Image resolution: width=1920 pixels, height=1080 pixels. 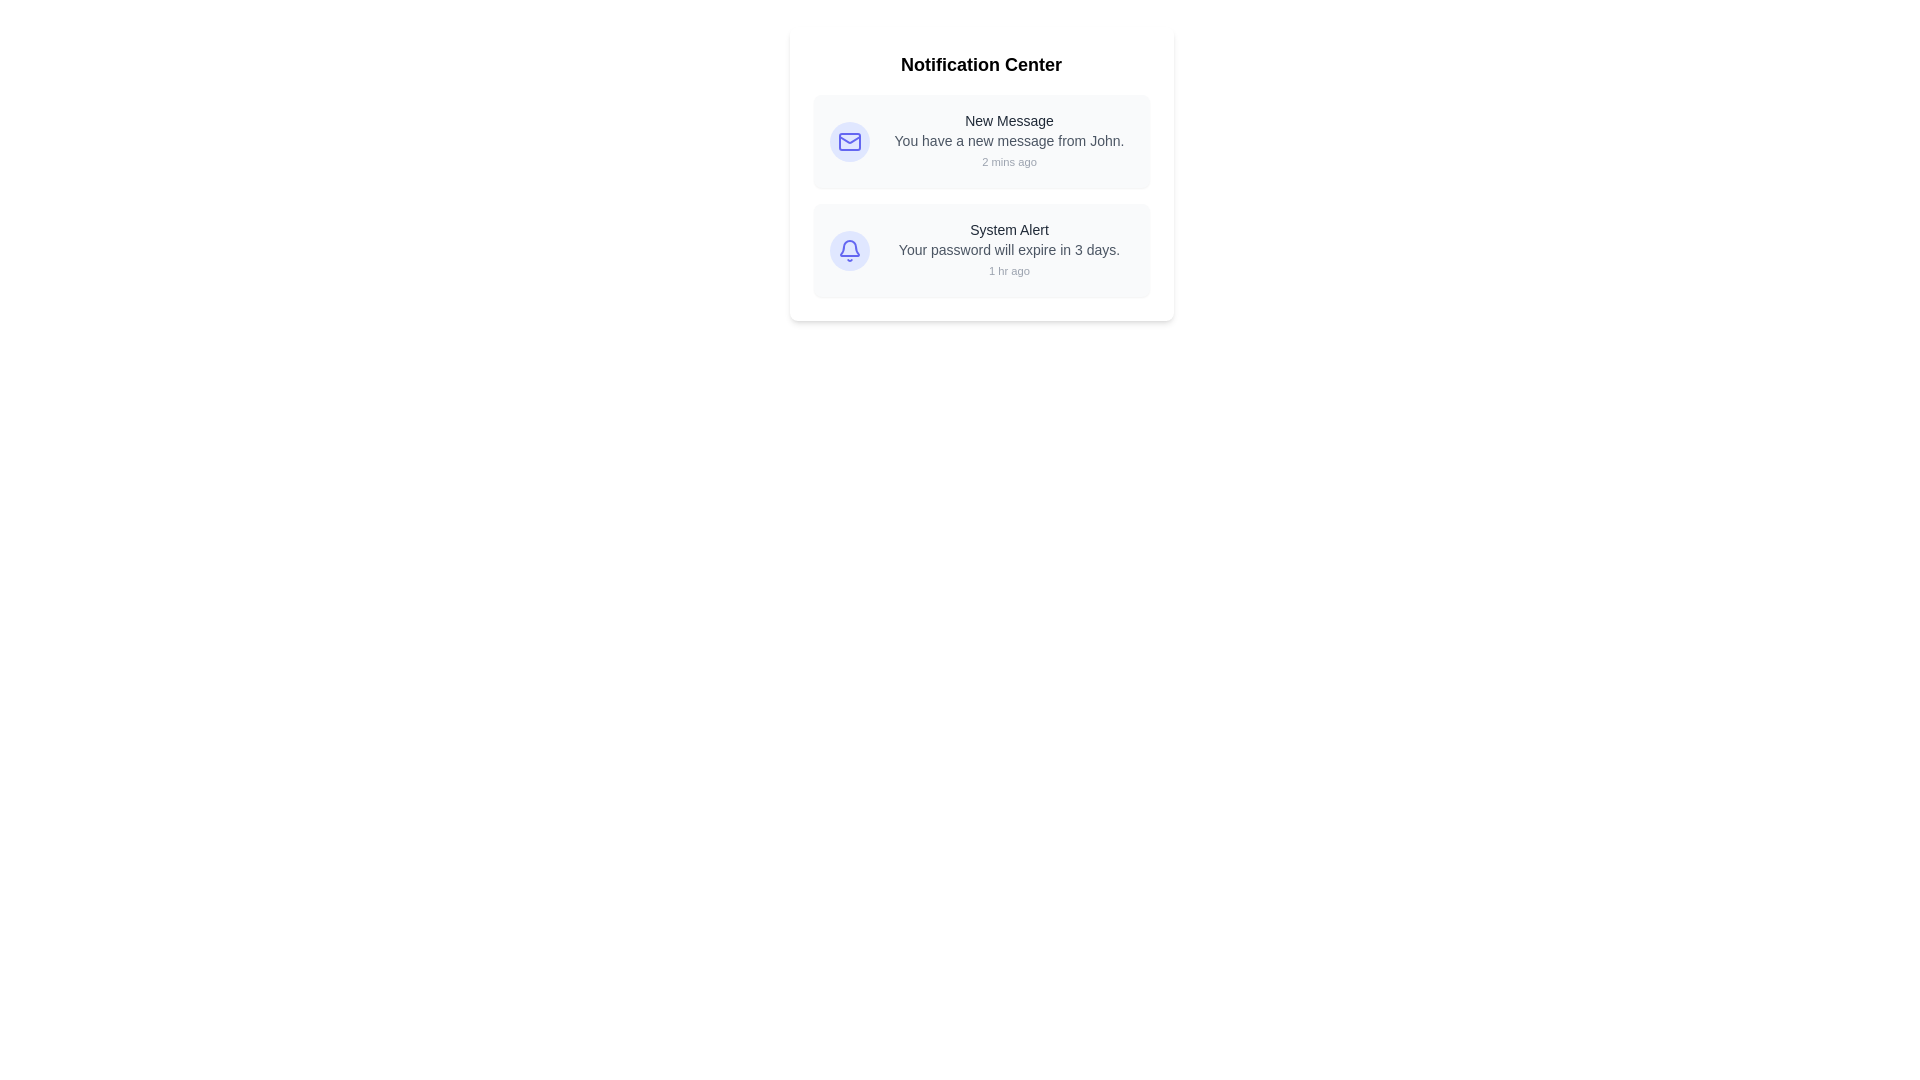 I want to click on text label displaying '1 hr ago', which is a small, light-gray colored snippet located at the bottom-right of the notification message titled 'System Alert', so click(x=1009, y=270).